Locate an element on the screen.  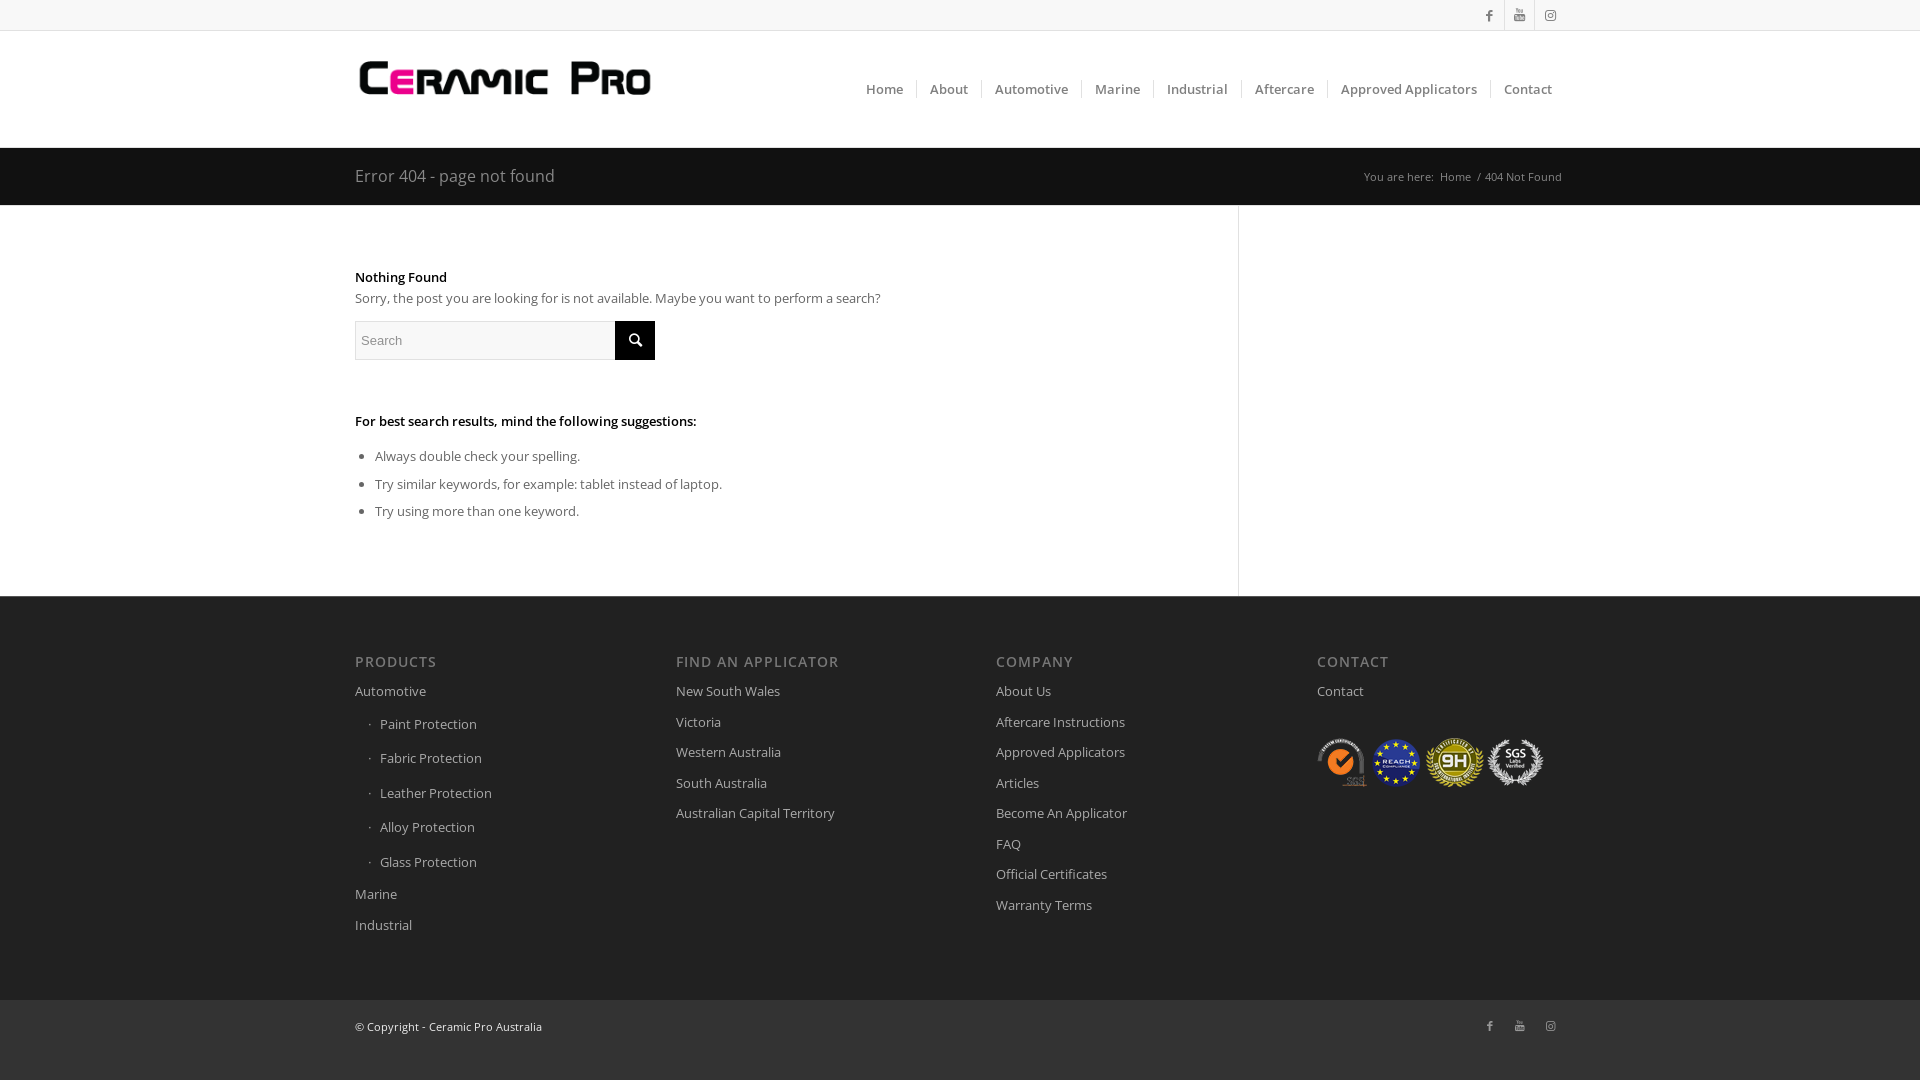
'Automotive' is located at coordinates (478, 690).